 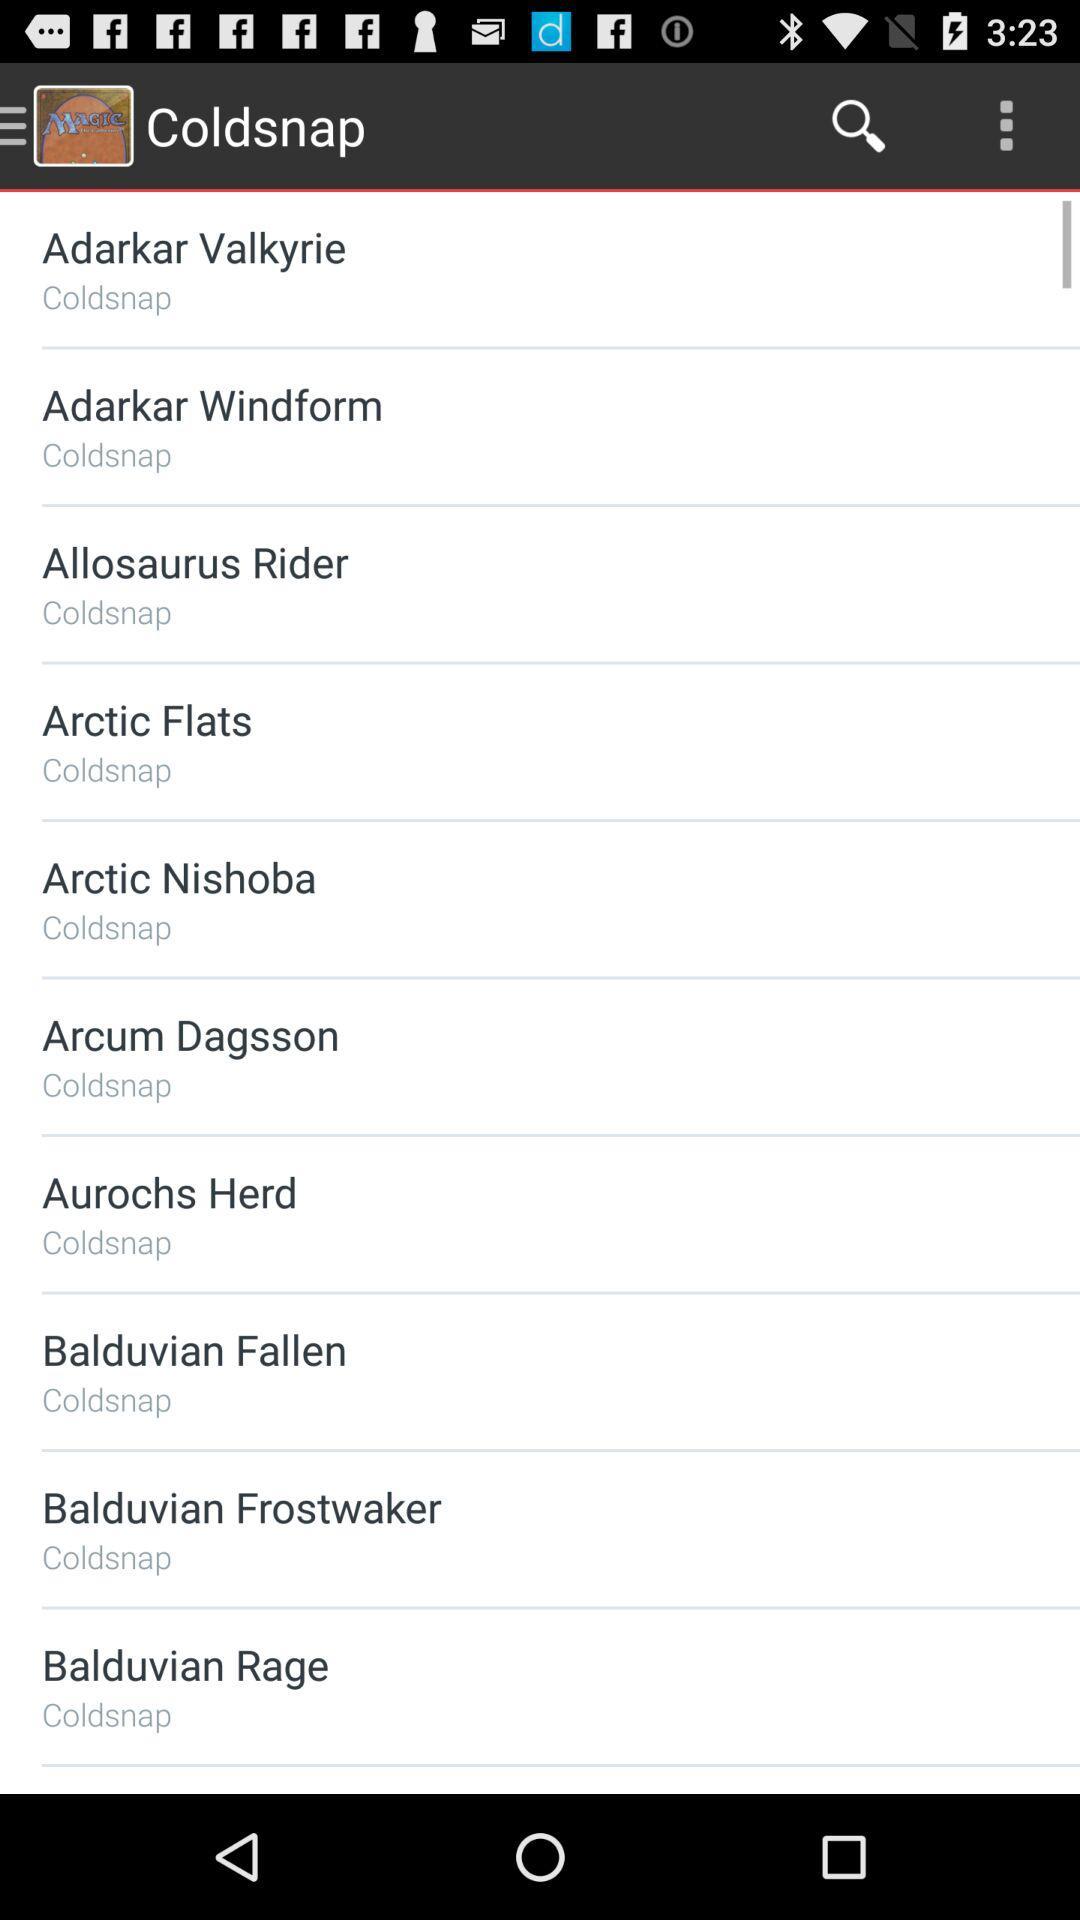 I want to click on item above the coldsnap, so click(x=507, y=1034).